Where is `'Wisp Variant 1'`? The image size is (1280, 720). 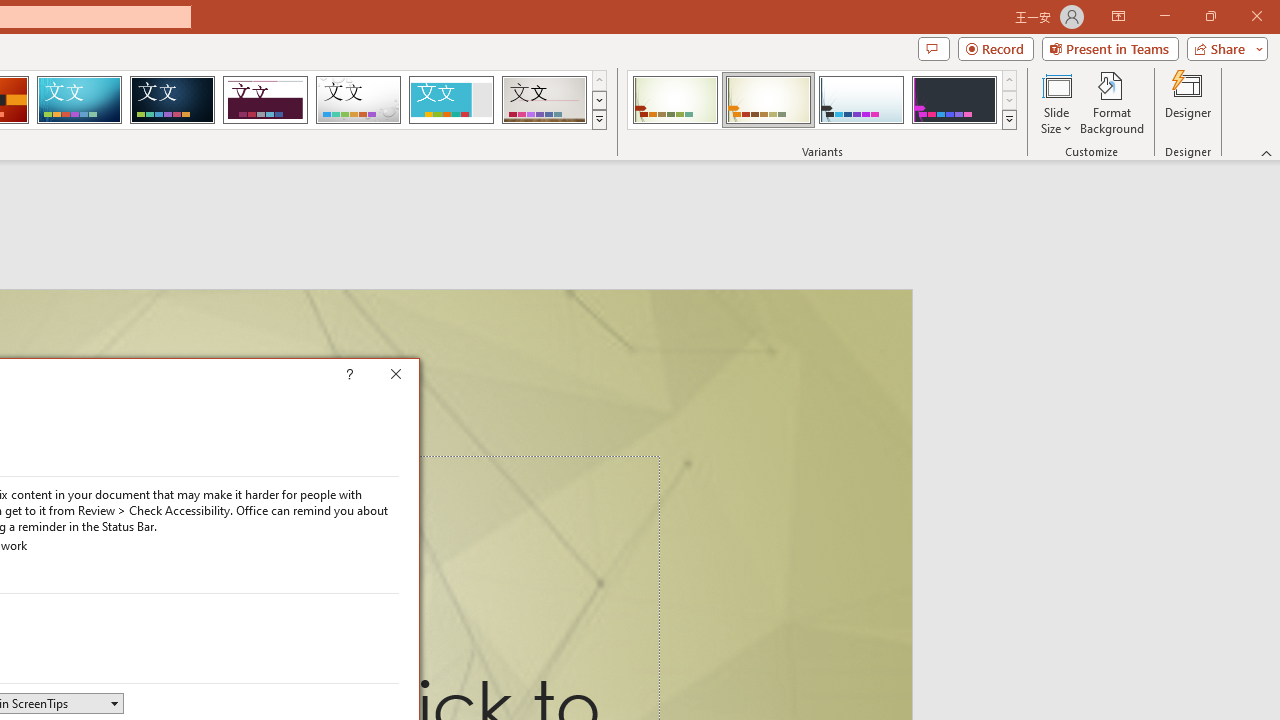
'Wisp Variant 1' is located at coordinates (675, 100).